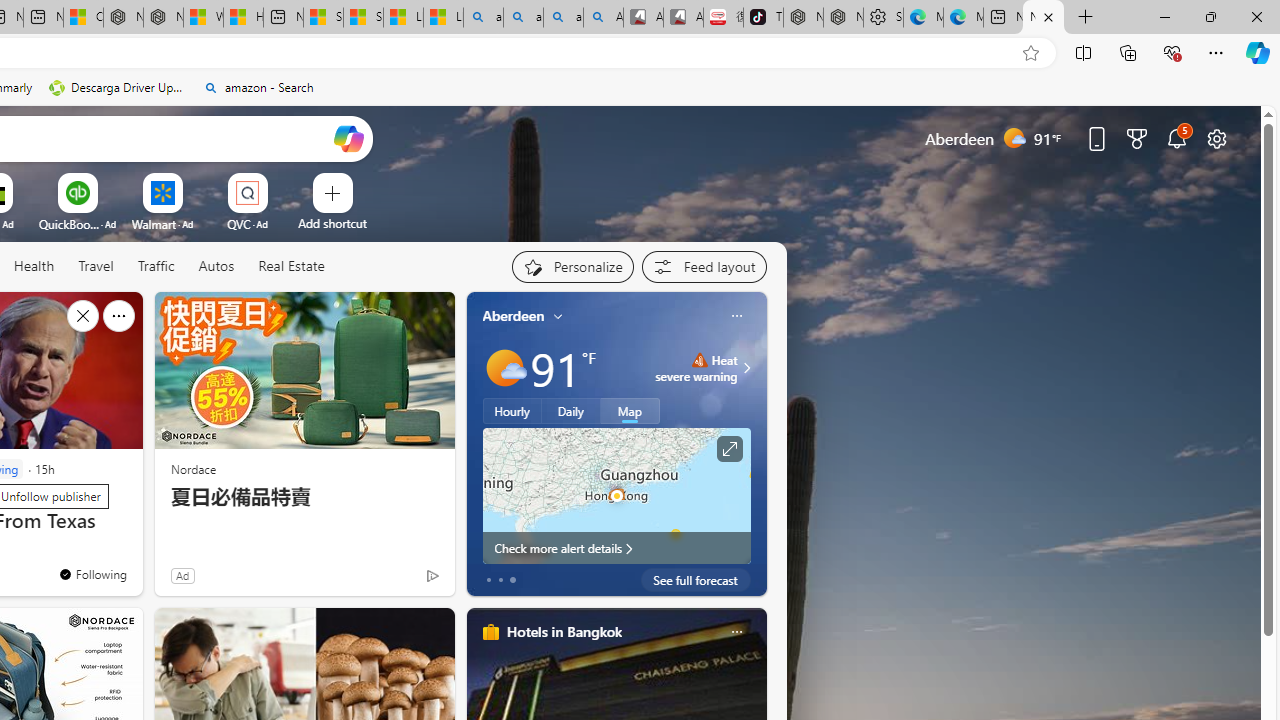 The width and height of the screenshot is (1280, 720). I want to click on 'Hourly', so click(512, 410).